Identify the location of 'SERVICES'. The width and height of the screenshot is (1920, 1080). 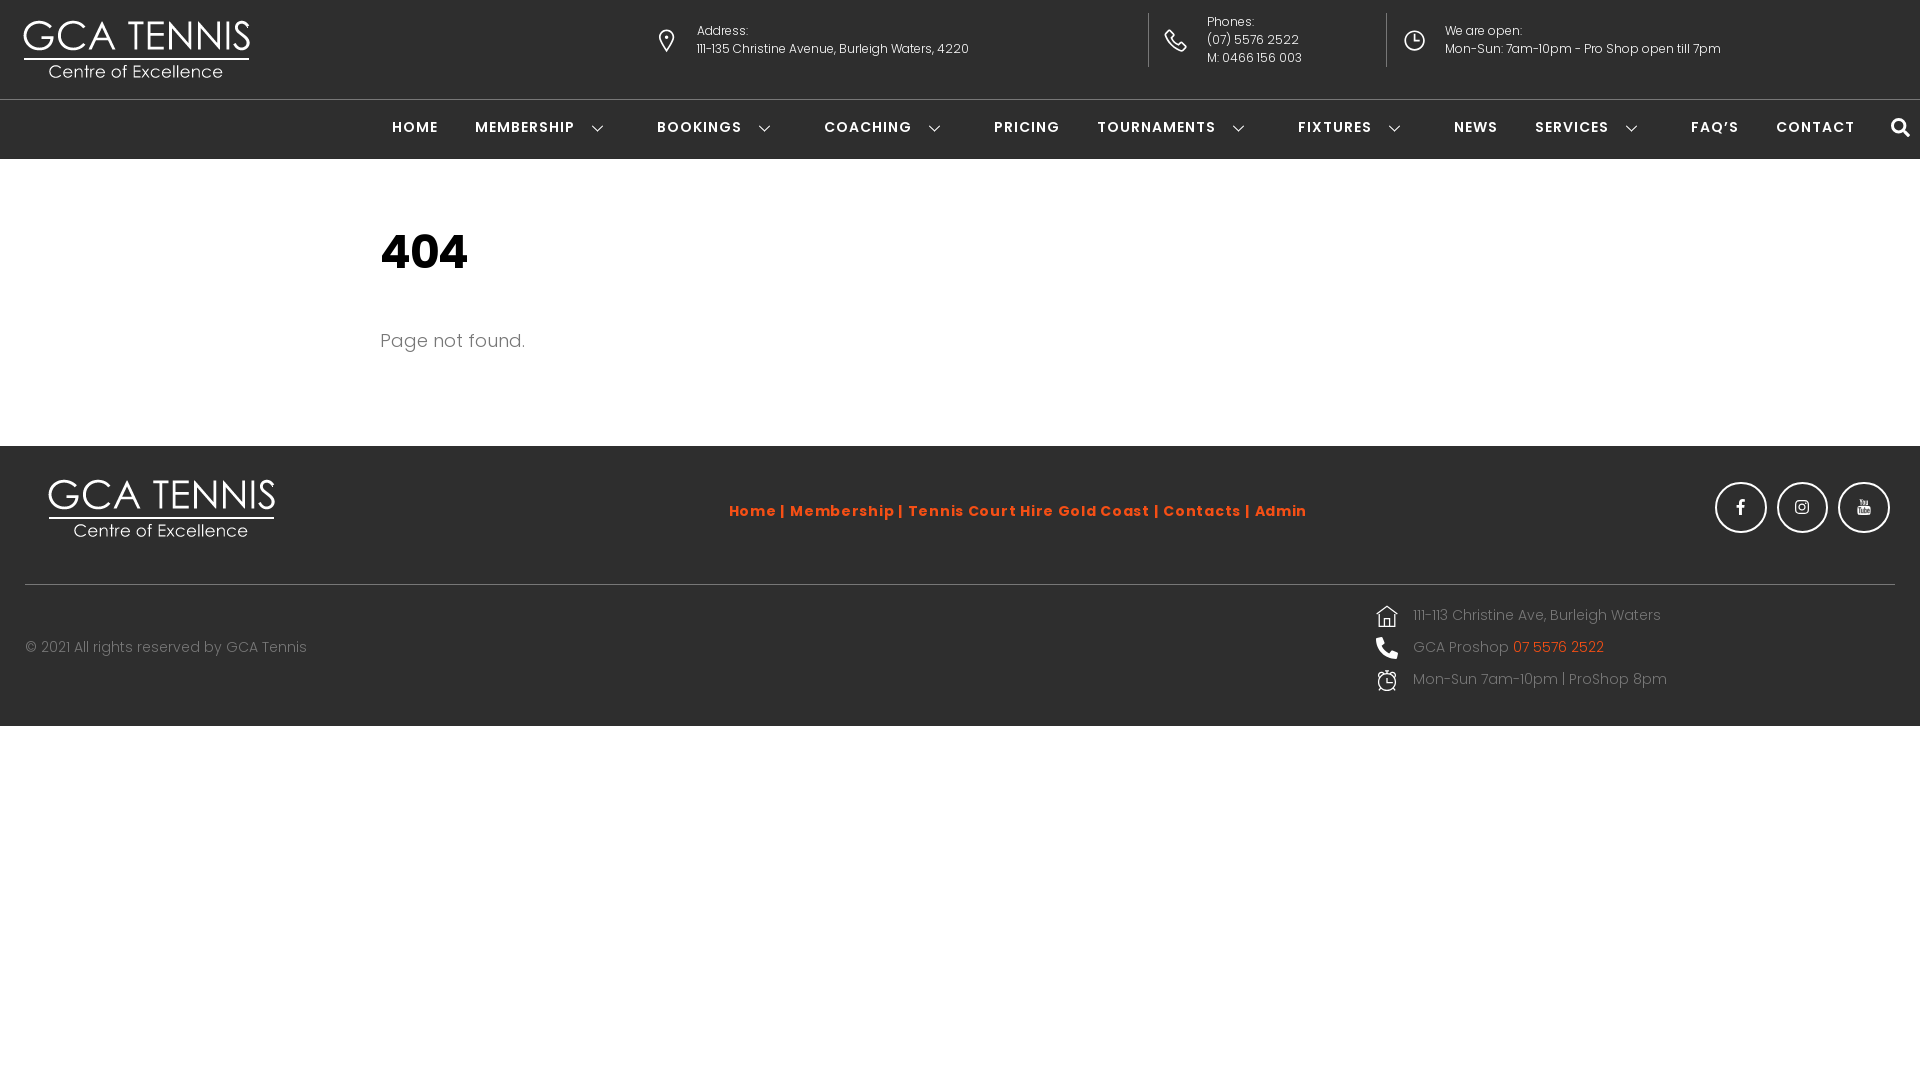
(1593, 127).